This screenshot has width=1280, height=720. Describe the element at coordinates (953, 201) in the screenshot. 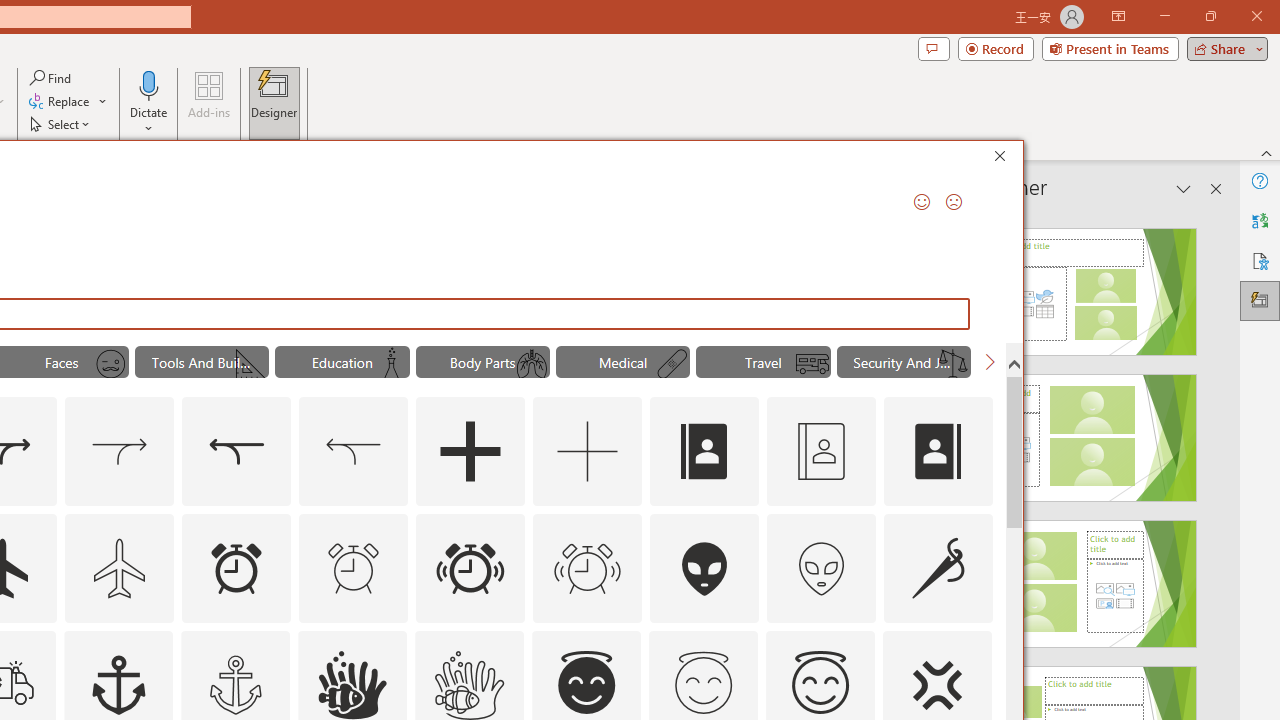

I see `'Send a Frown'` at that location.